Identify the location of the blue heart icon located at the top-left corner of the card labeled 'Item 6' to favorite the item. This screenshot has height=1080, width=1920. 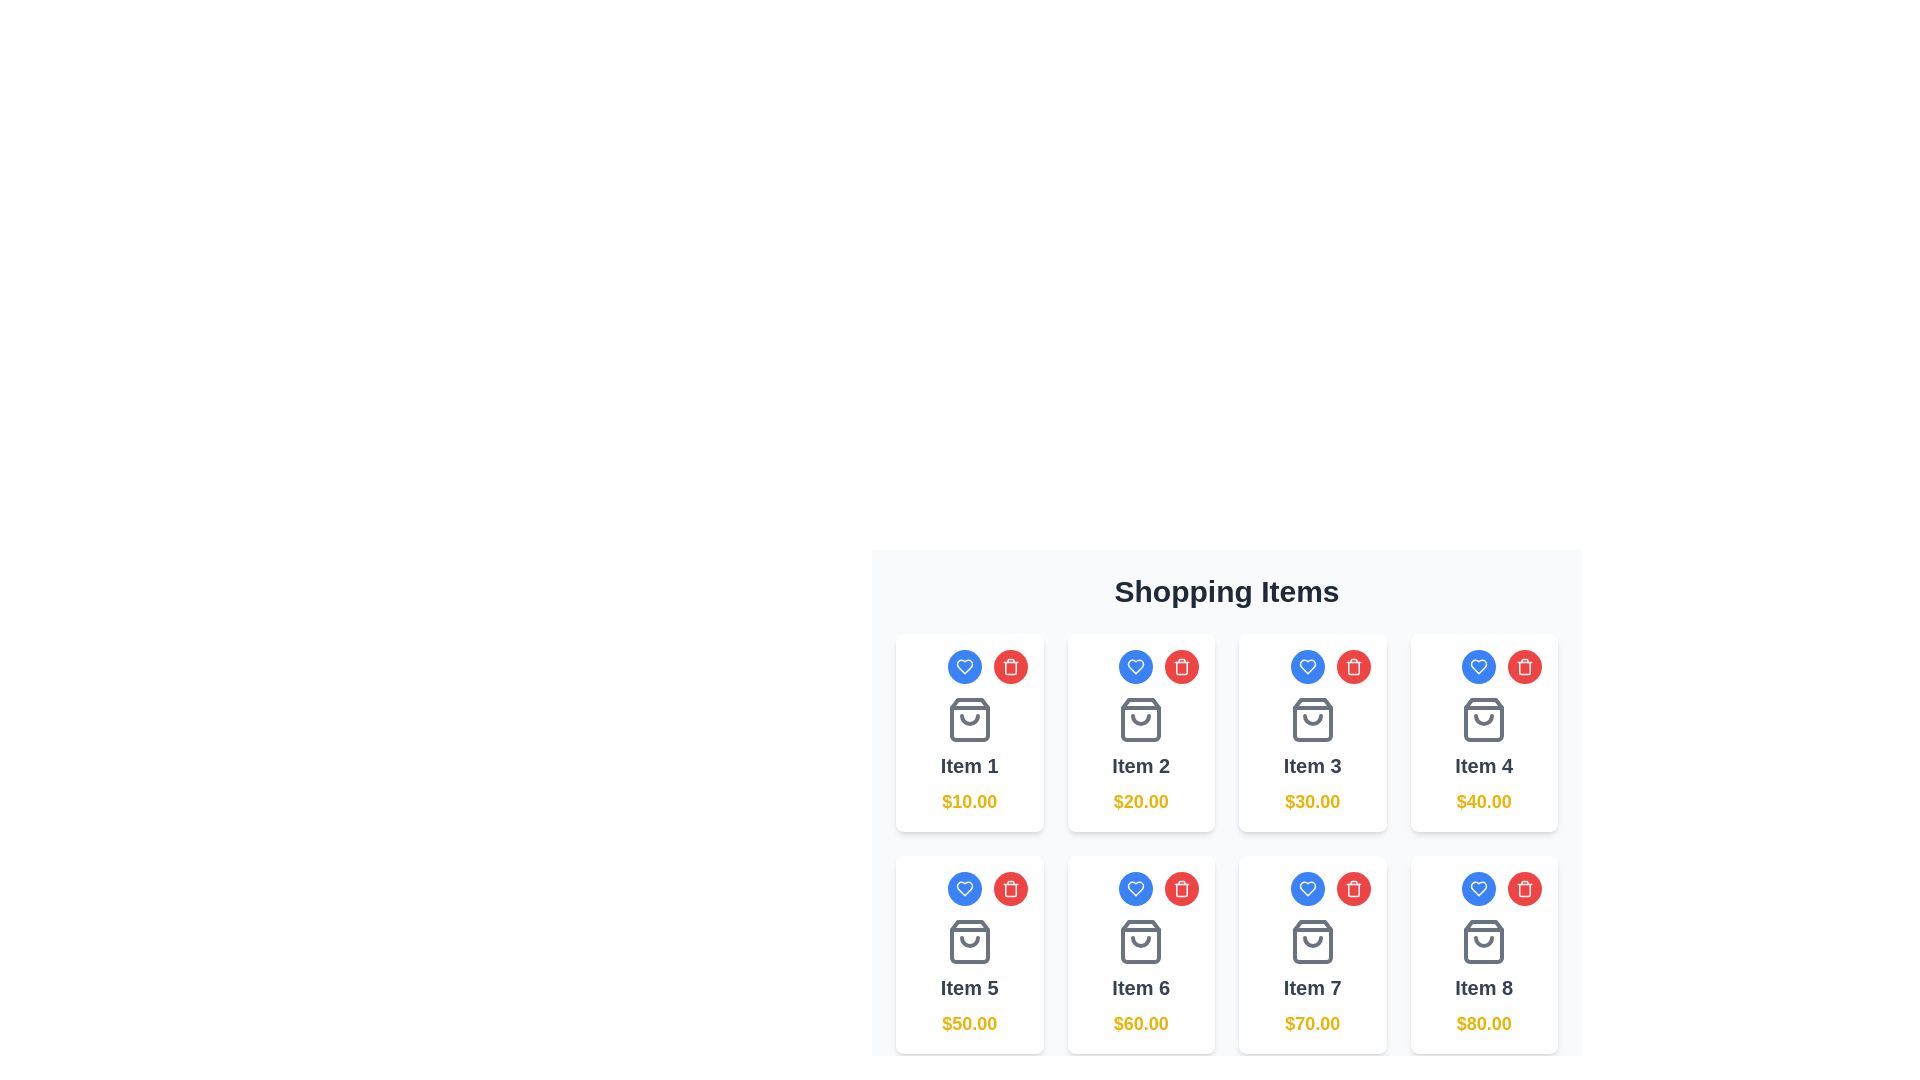
(1136, 887).